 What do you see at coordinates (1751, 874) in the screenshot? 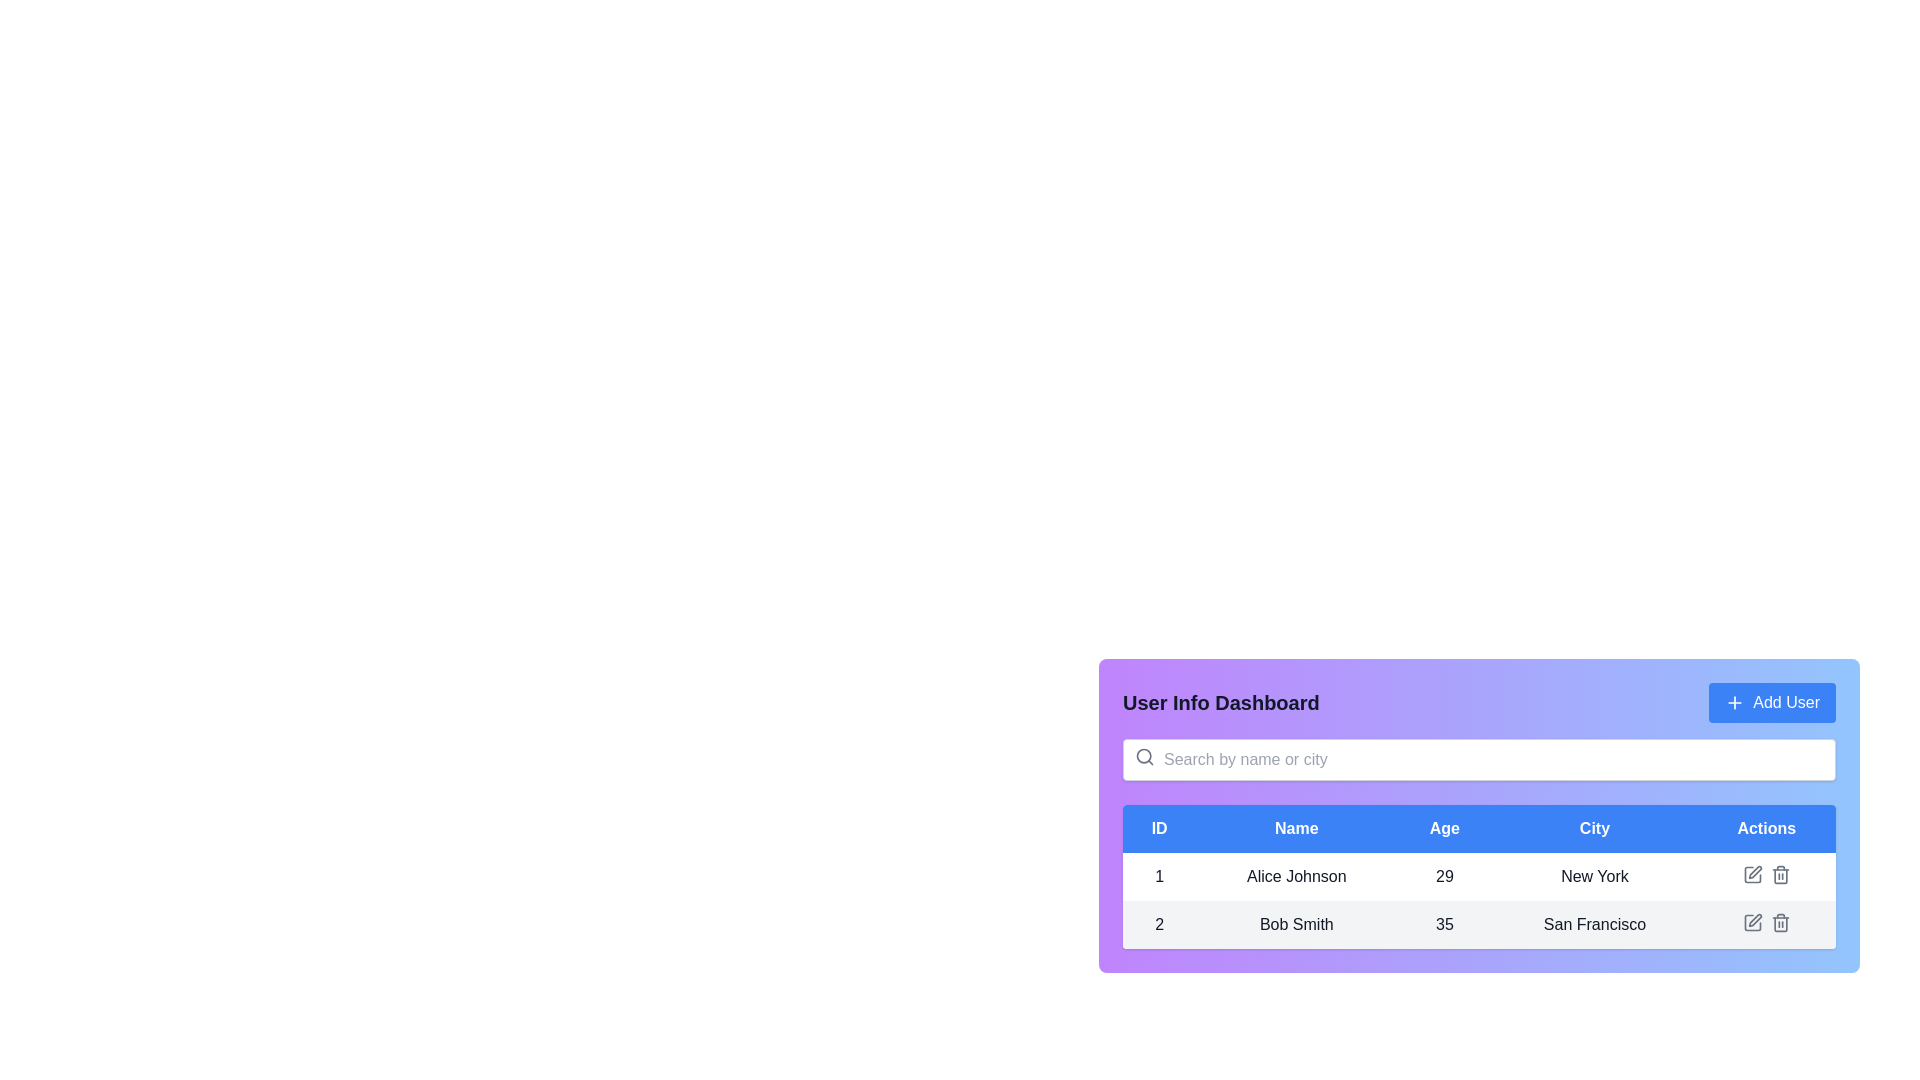
I see `the square icon component with a bold border and semi-transparent fill located in the actions column of the second row of the user information table` at bounding box center [1751, 874].